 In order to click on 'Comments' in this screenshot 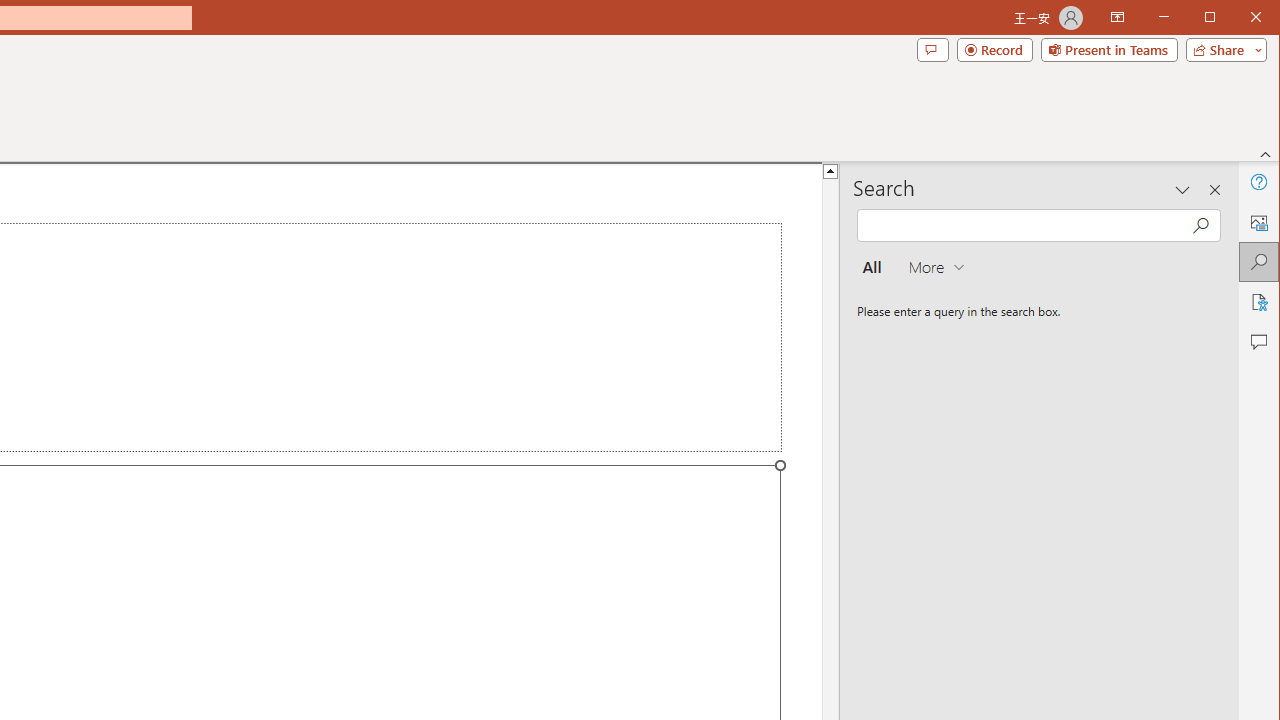, I will do `click(931, 49)`.